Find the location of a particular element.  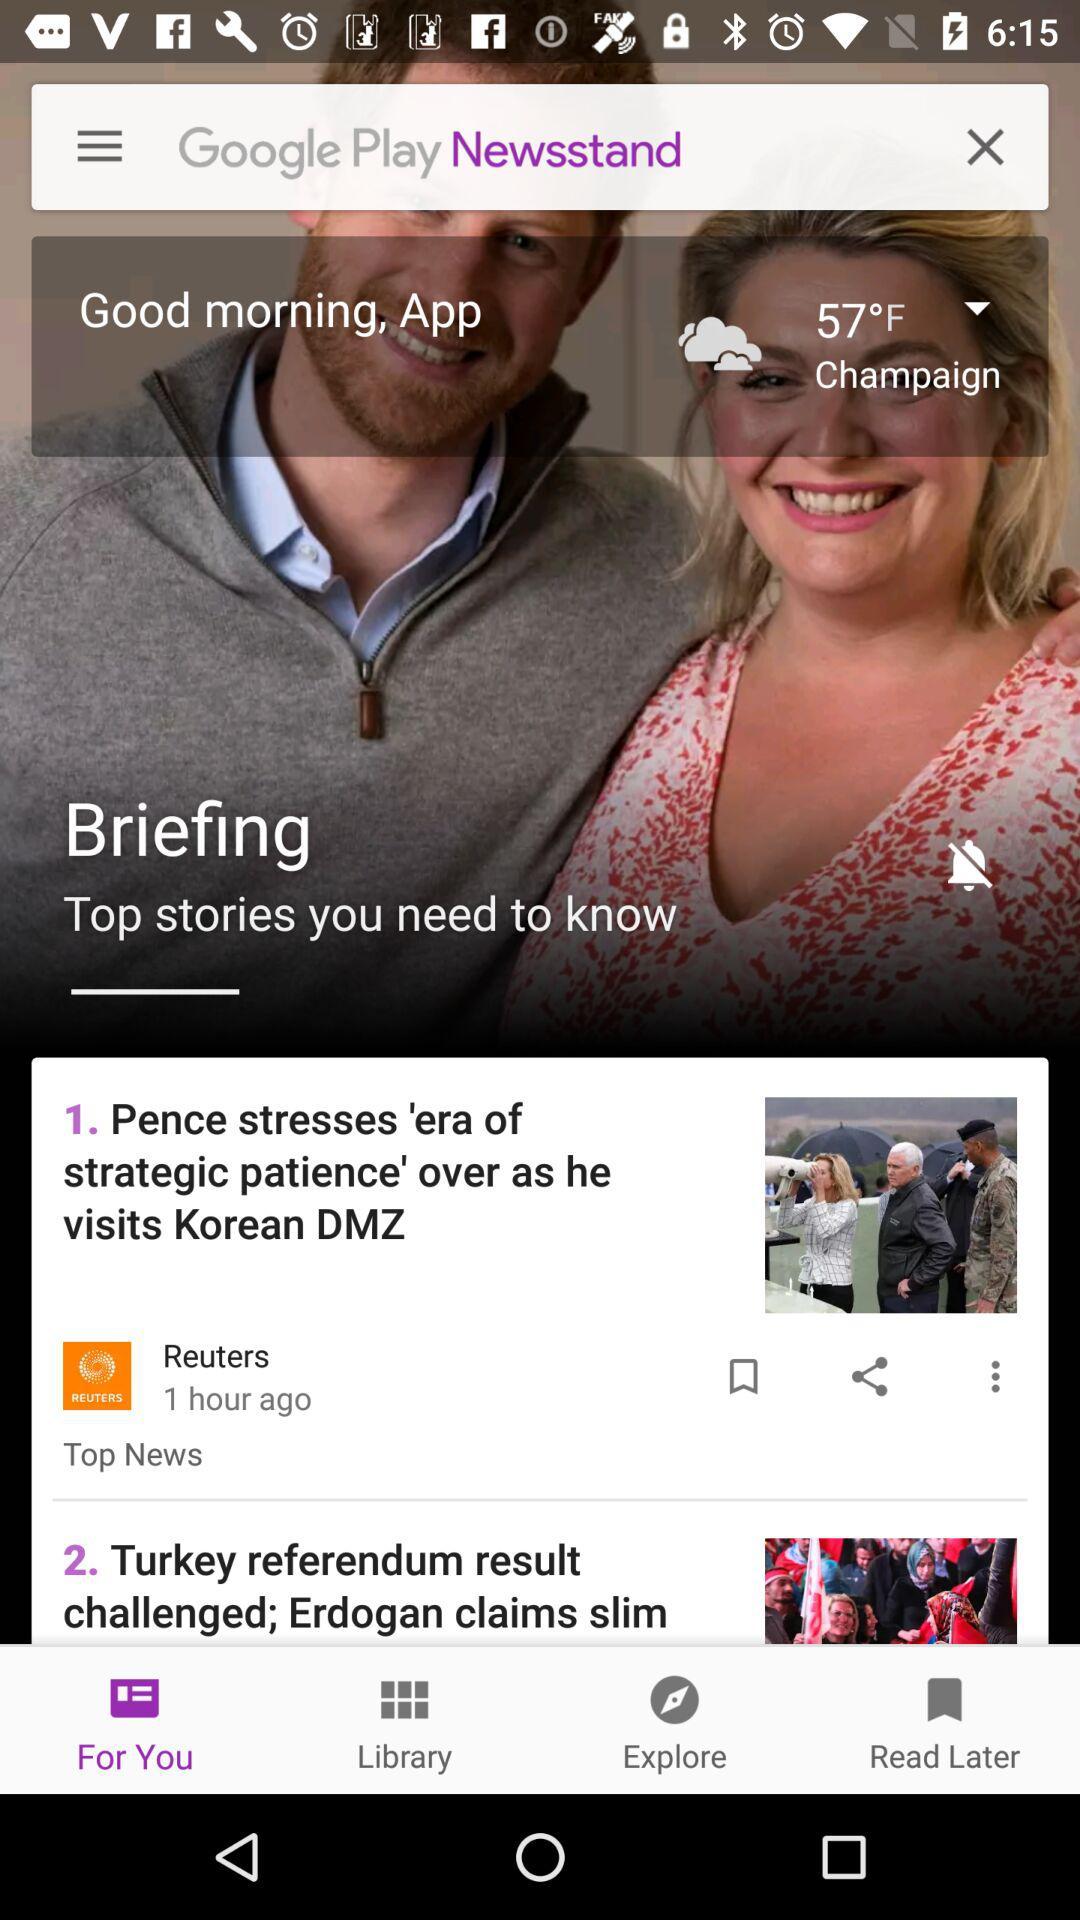

the icon above good morning, app icon is located at coordinates (83, 146).